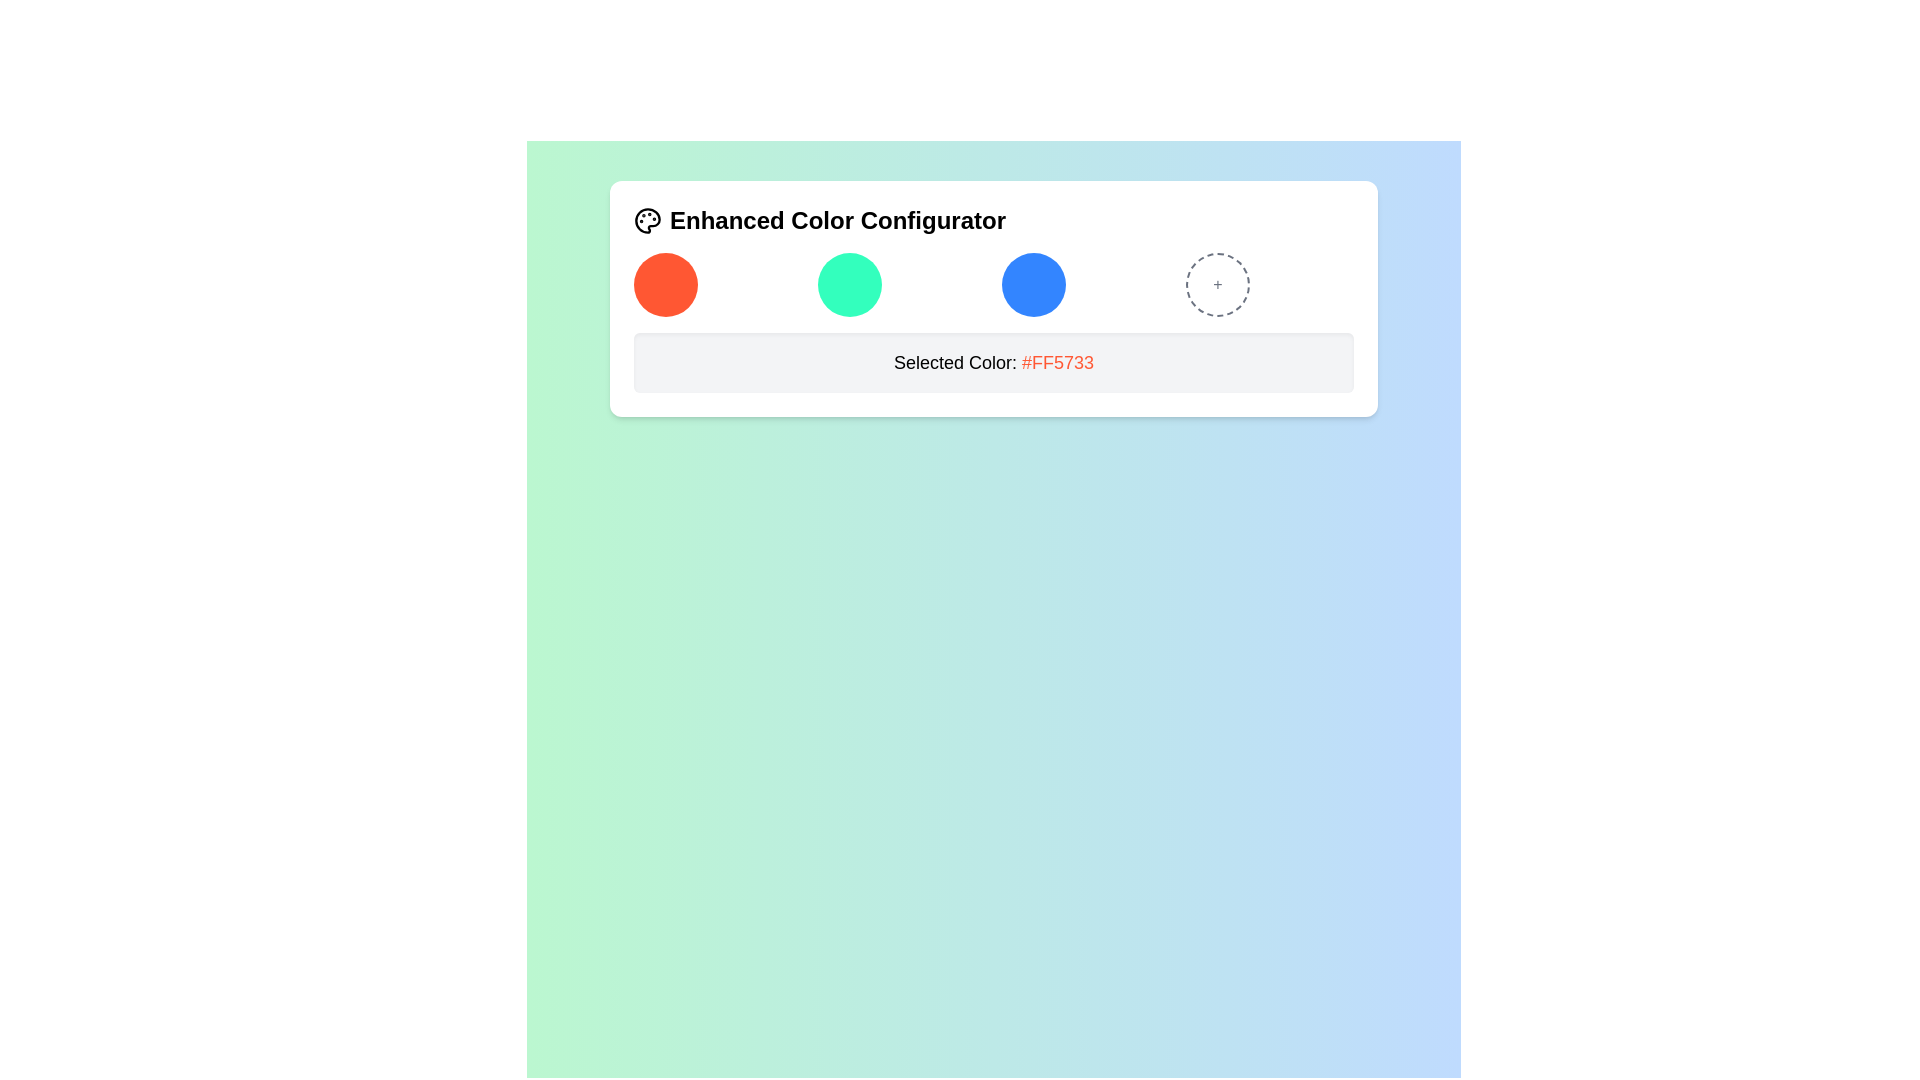  I want to click on the second circular selectable button located in a horizontal sequence of circular elements, positioned between an orange circle on its left and a blue circle on its right, so click(849, 285).